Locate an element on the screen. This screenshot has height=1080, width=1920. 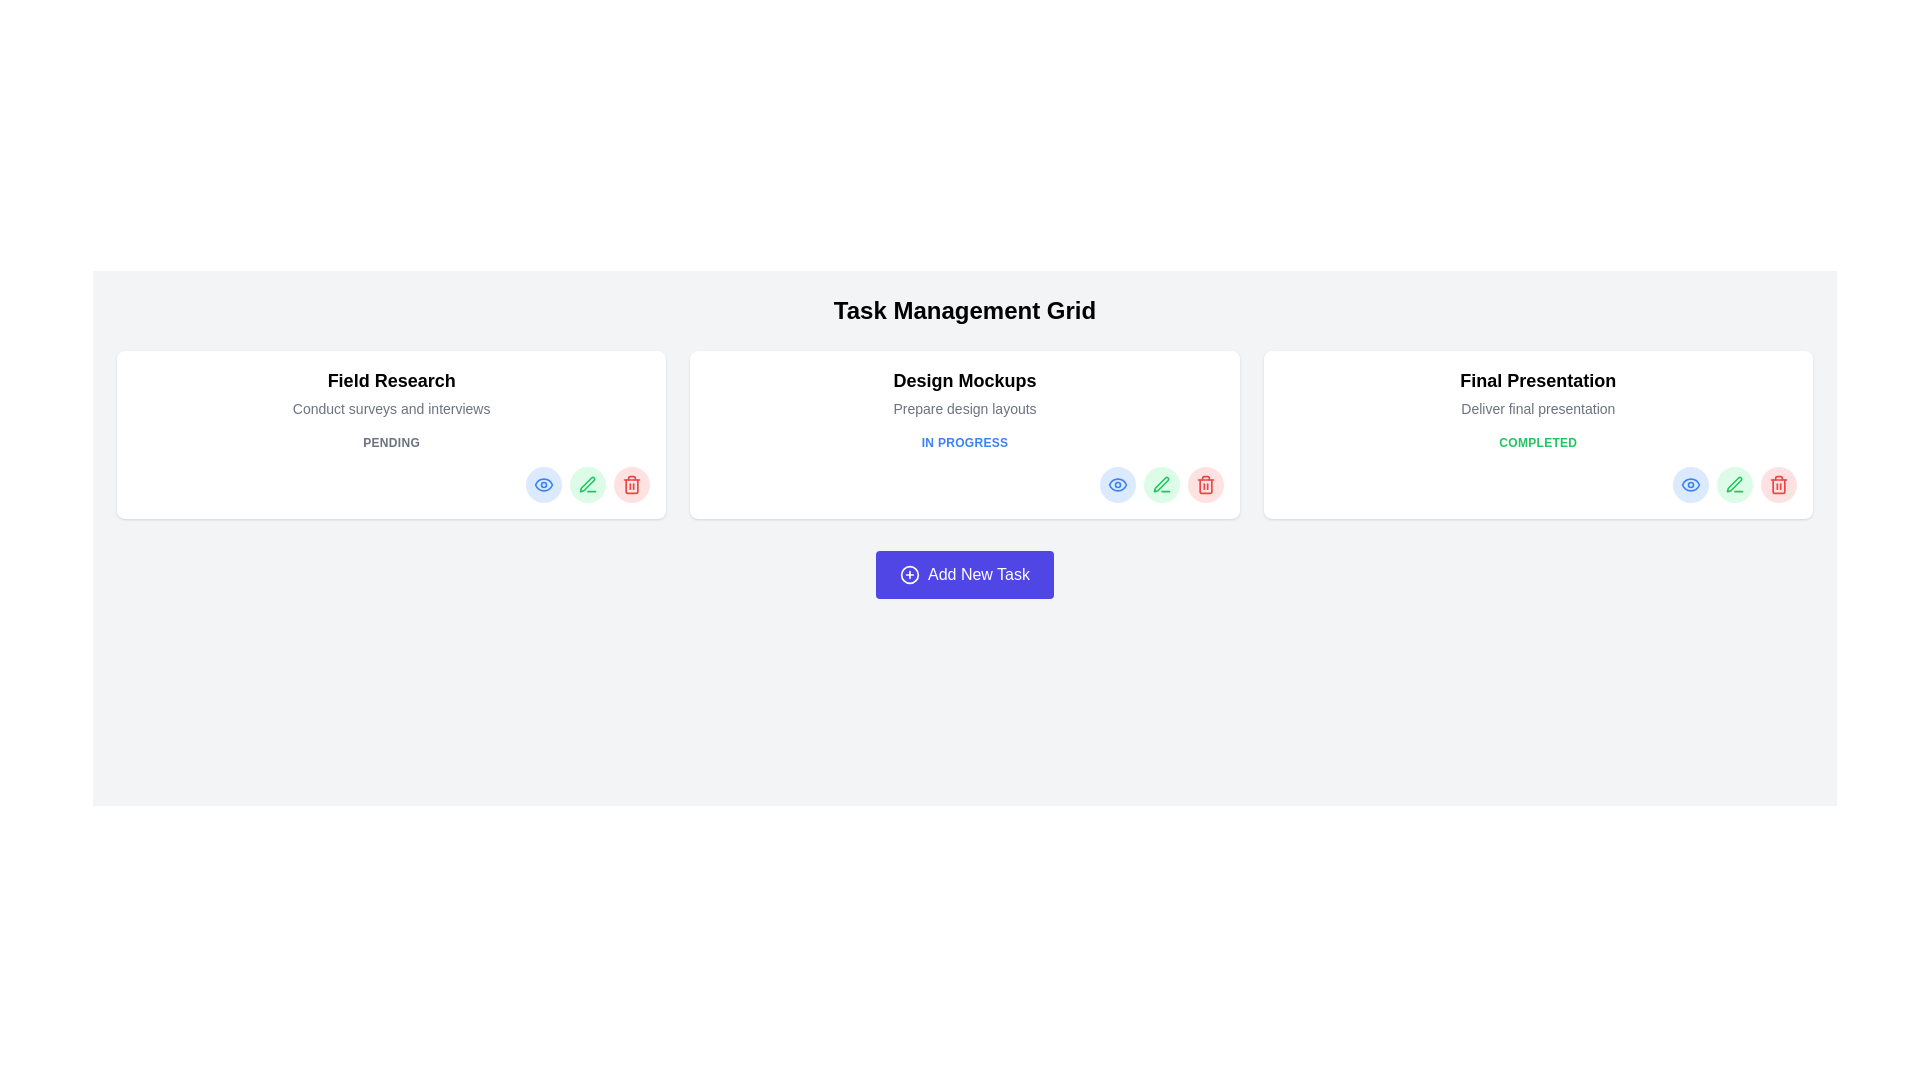
the circular SVG element, which is centrally positioned within the 'Add New Task' button that features a plus sign icon is located at coordinates (909, 574).